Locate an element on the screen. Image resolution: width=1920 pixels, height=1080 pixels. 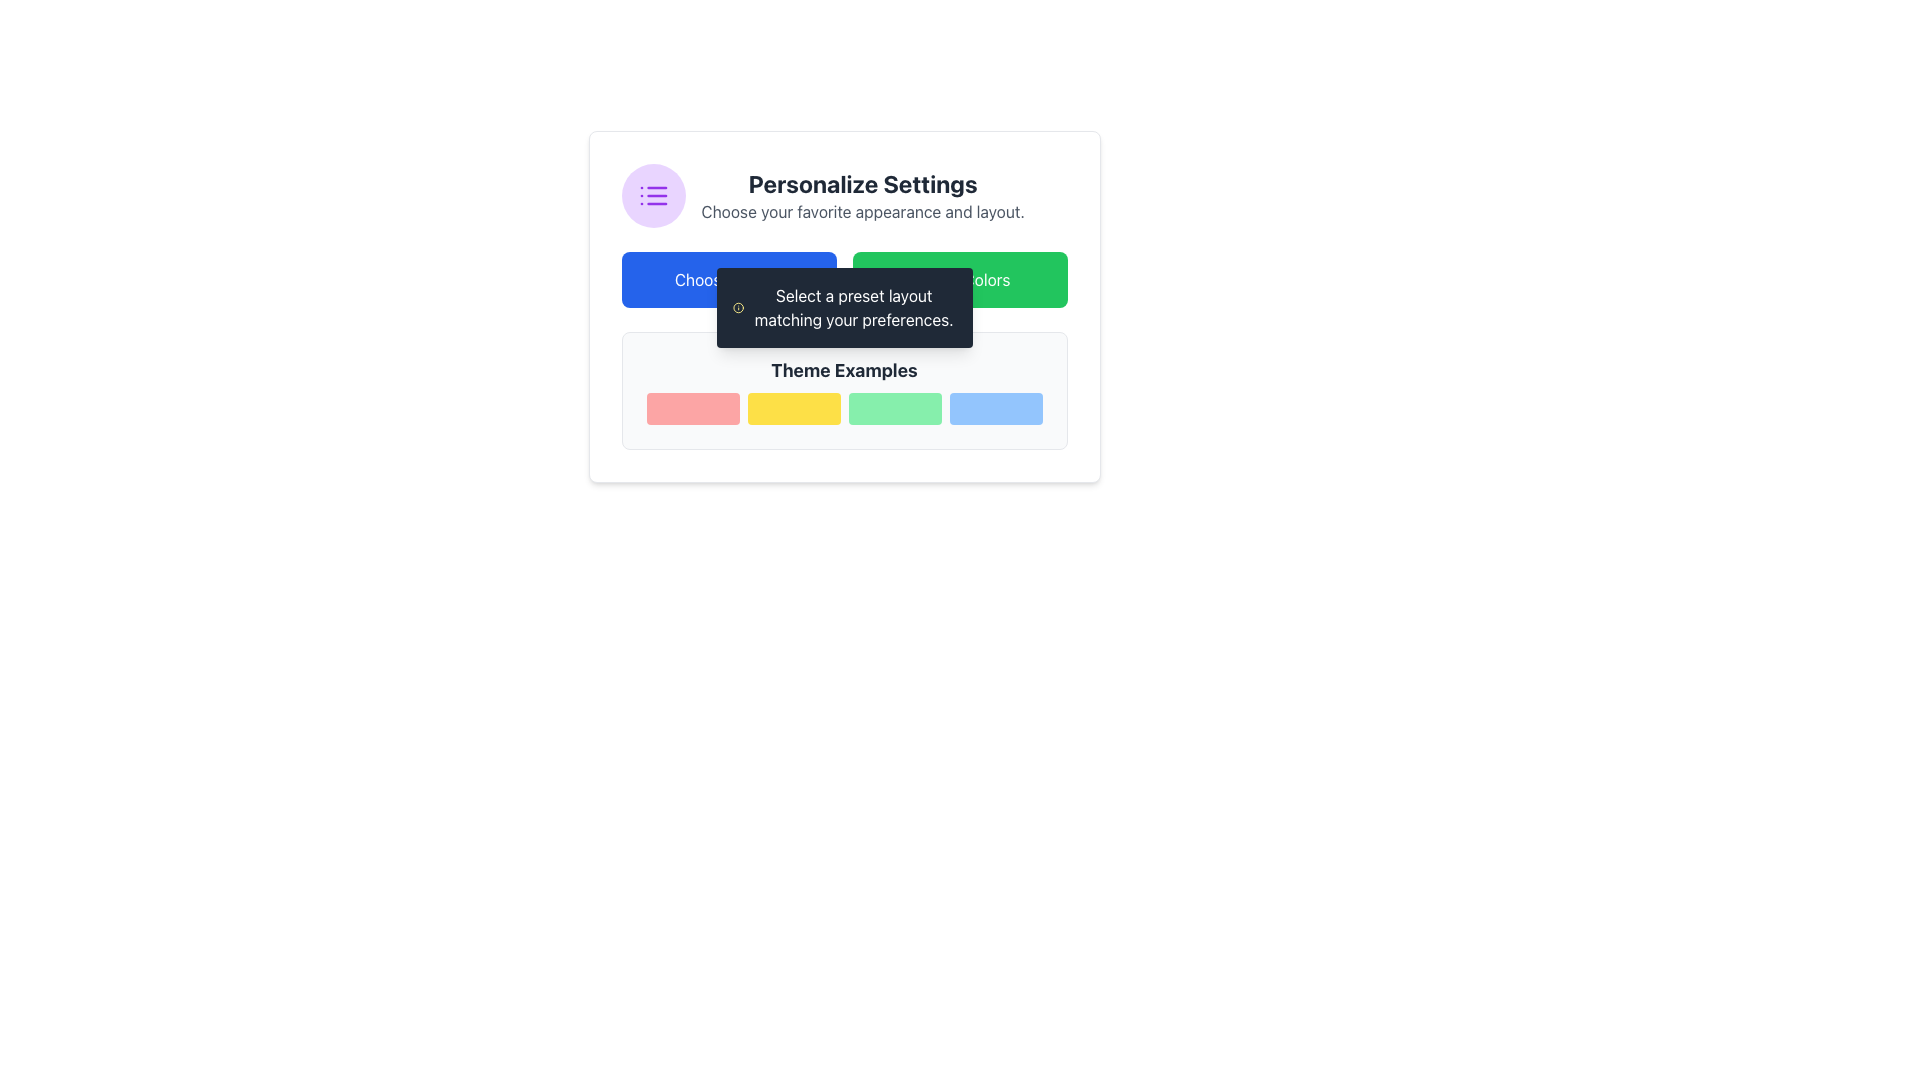
text of the section heading that introduces the 'Personalize Settings' feature, located at the top-left corner of the card above the description text is located at coordinates (863, 184).